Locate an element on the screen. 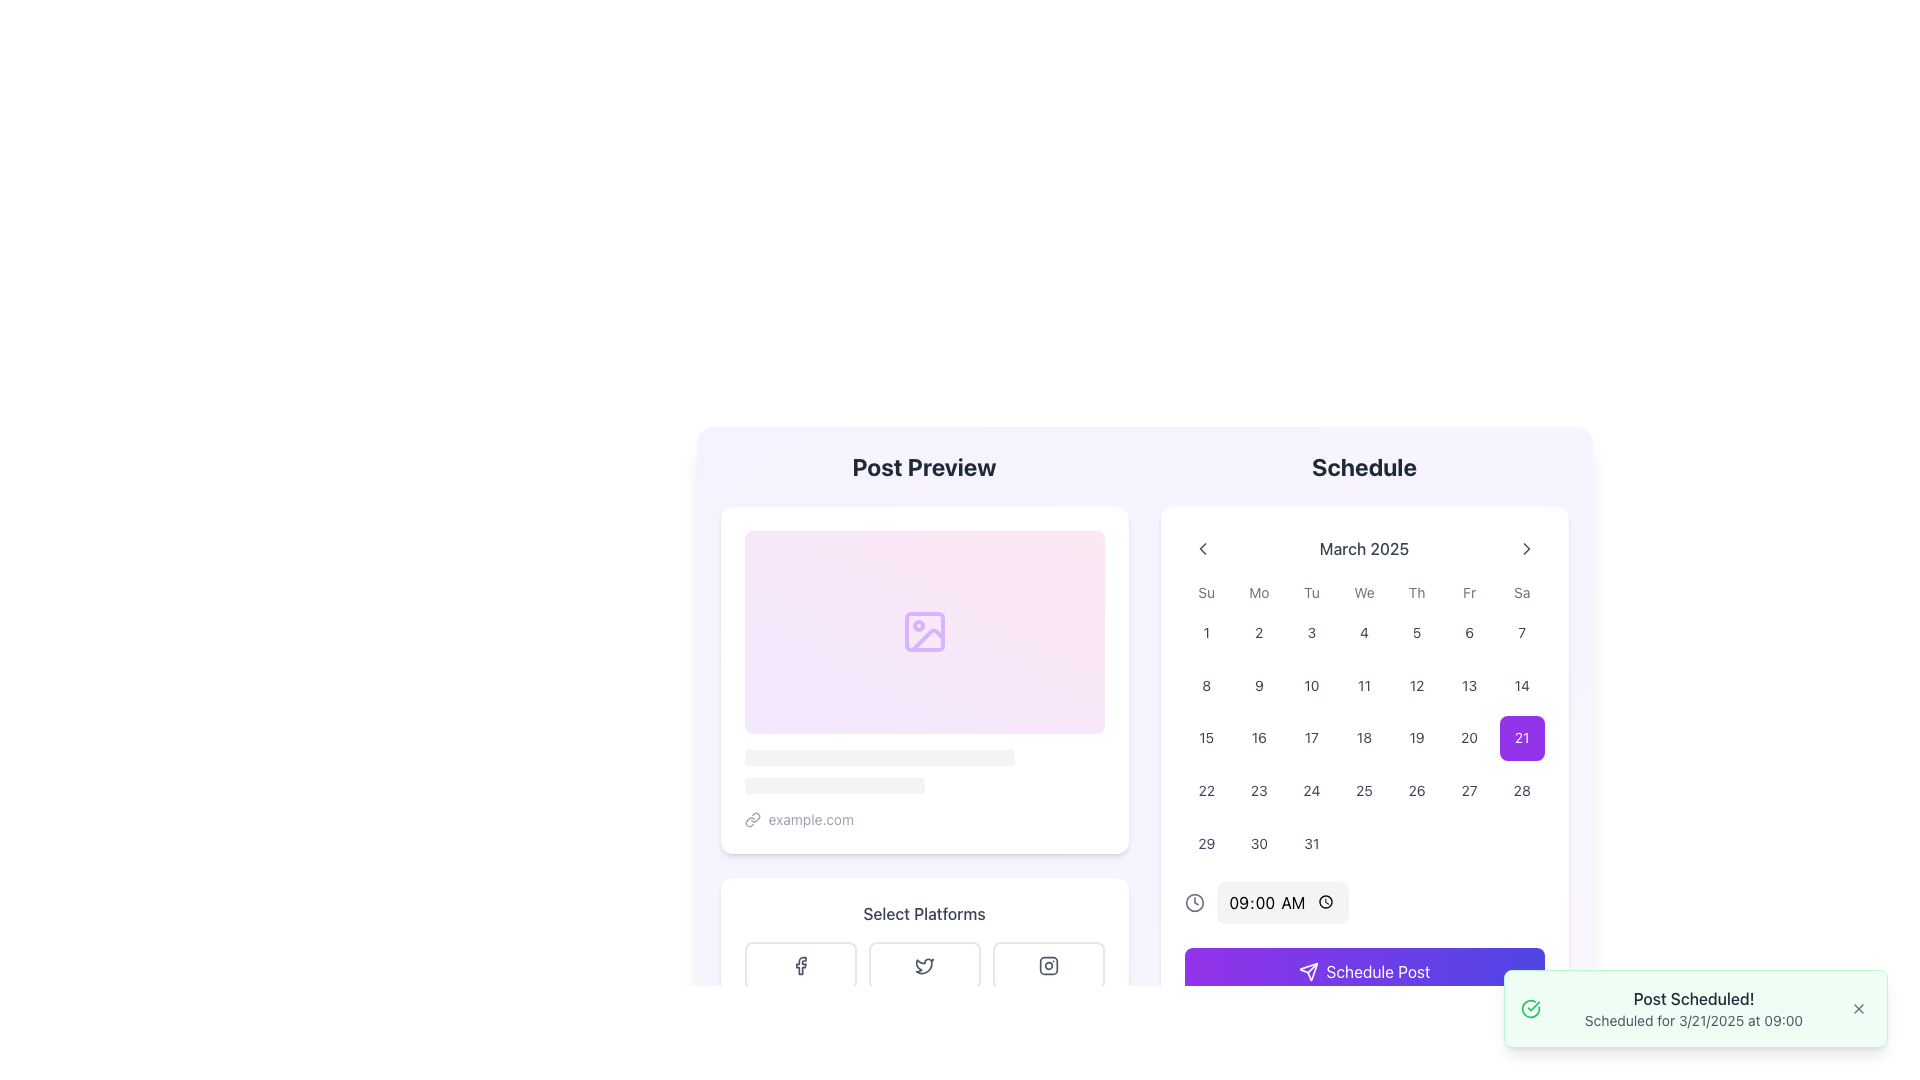 The height and width of the screenshot is (1080, 1920). the downward-facing chevron icon to advance to the next month in the calendar section of the 'Schedule' is located at coordinates (1525, 548).